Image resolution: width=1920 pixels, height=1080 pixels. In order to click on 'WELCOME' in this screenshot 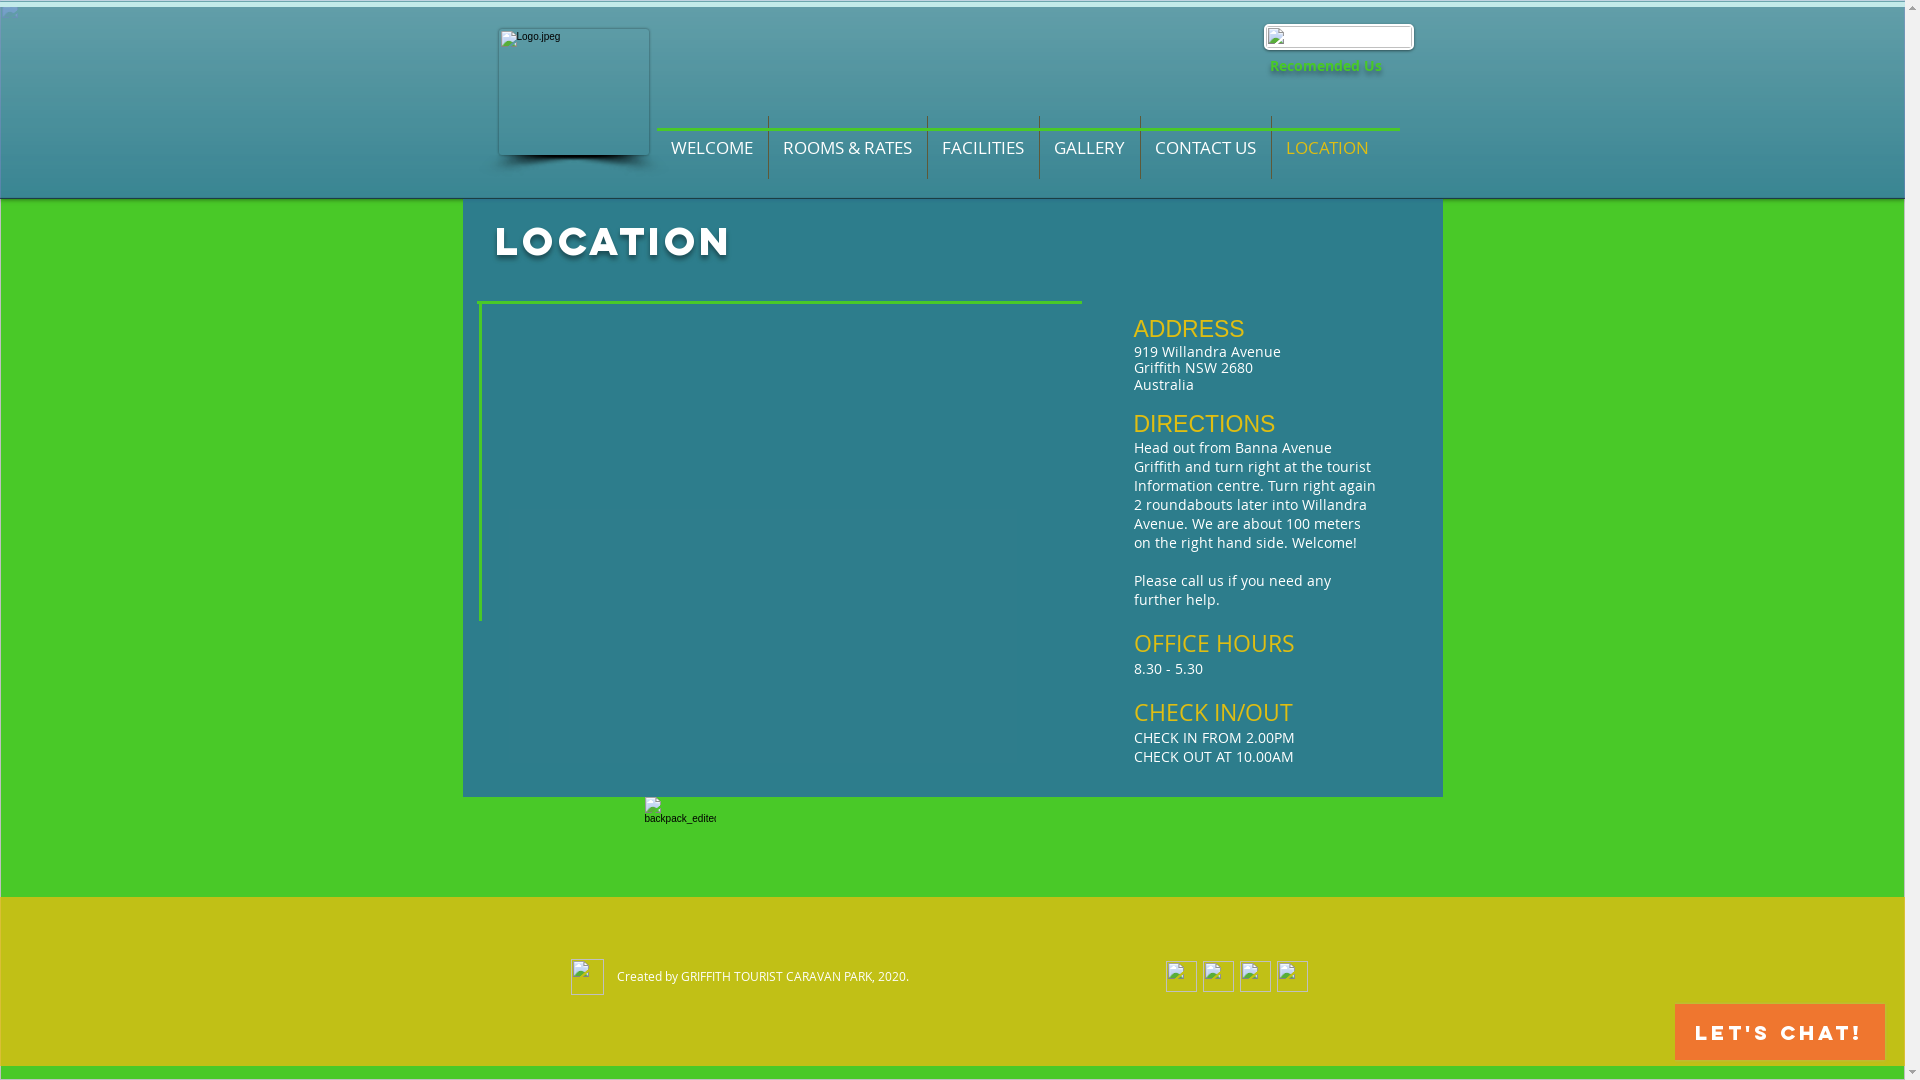, I will do `click(711, 146)`.